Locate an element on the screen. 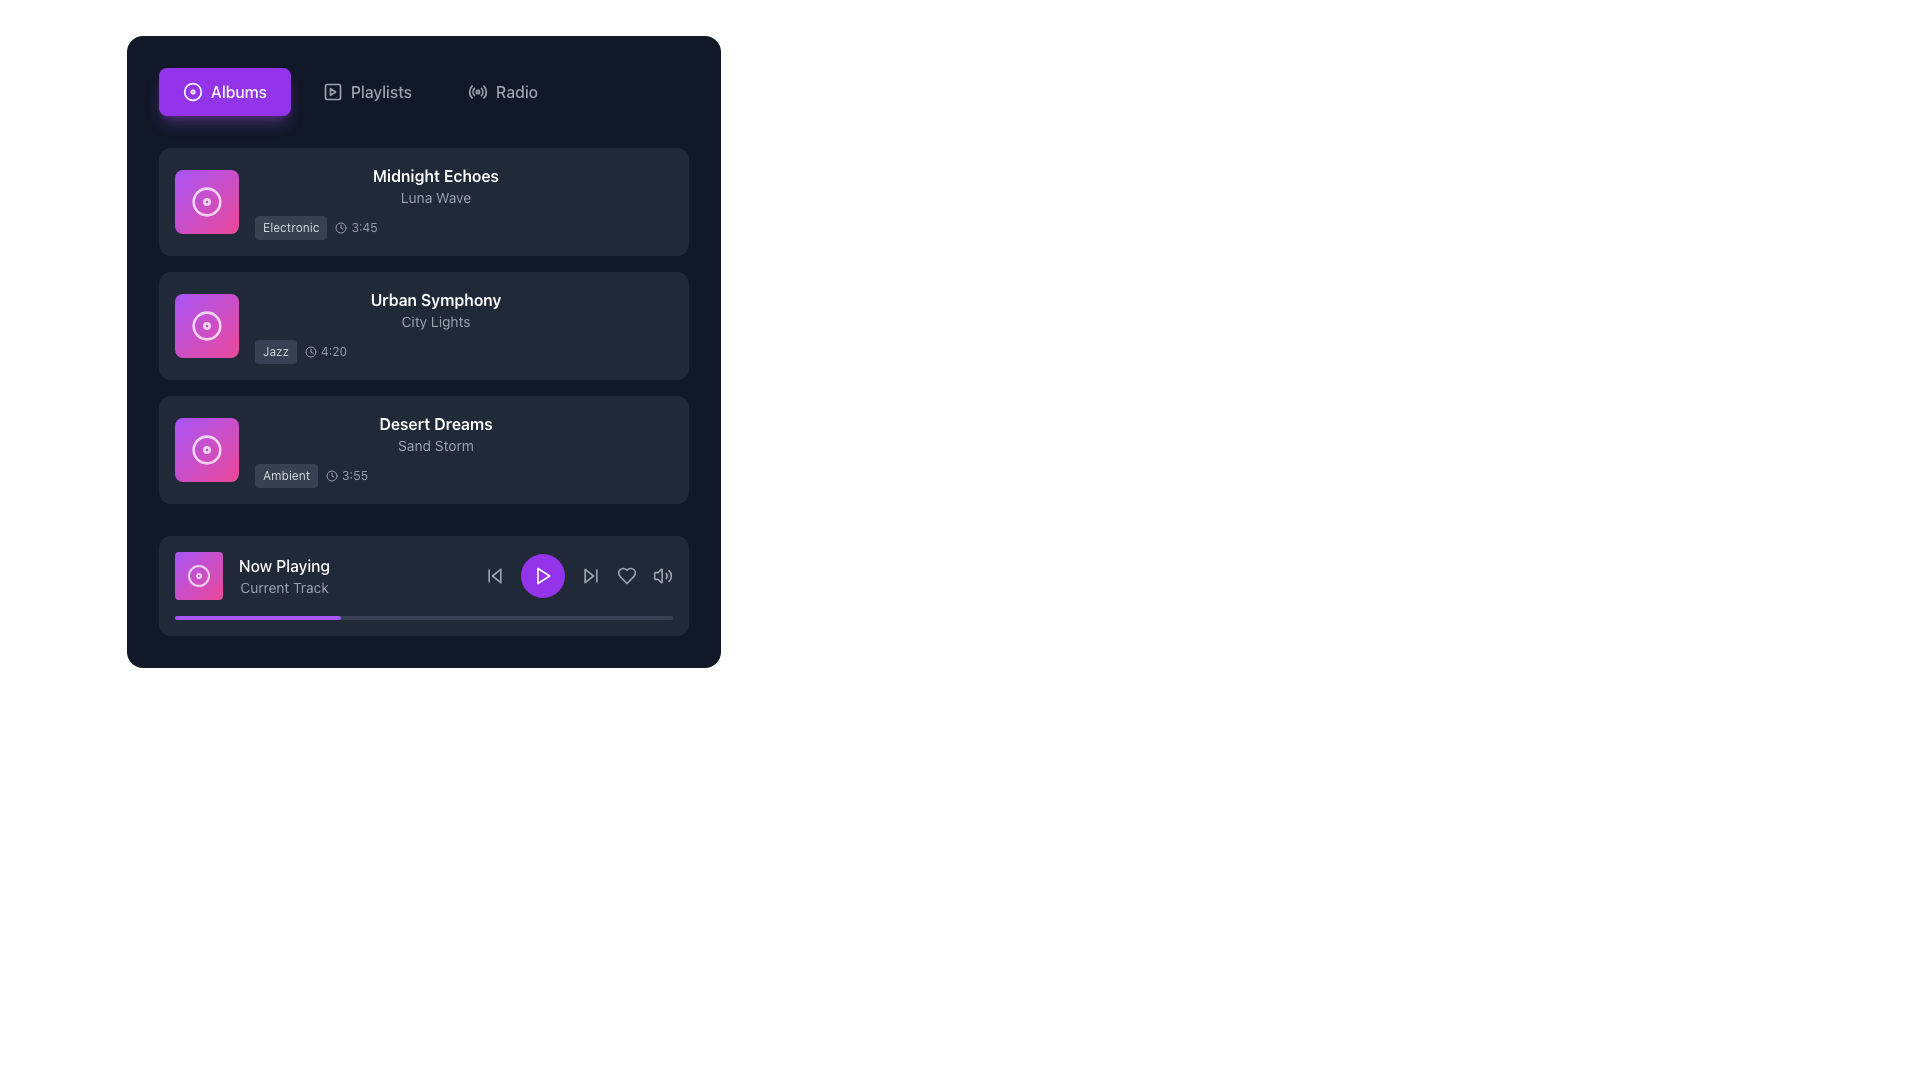 This screenshot has height=1080, width=1920. the sound settings button located at the rightmost side of the playback control bar to change its appearance is located at coordinates (662, 575).